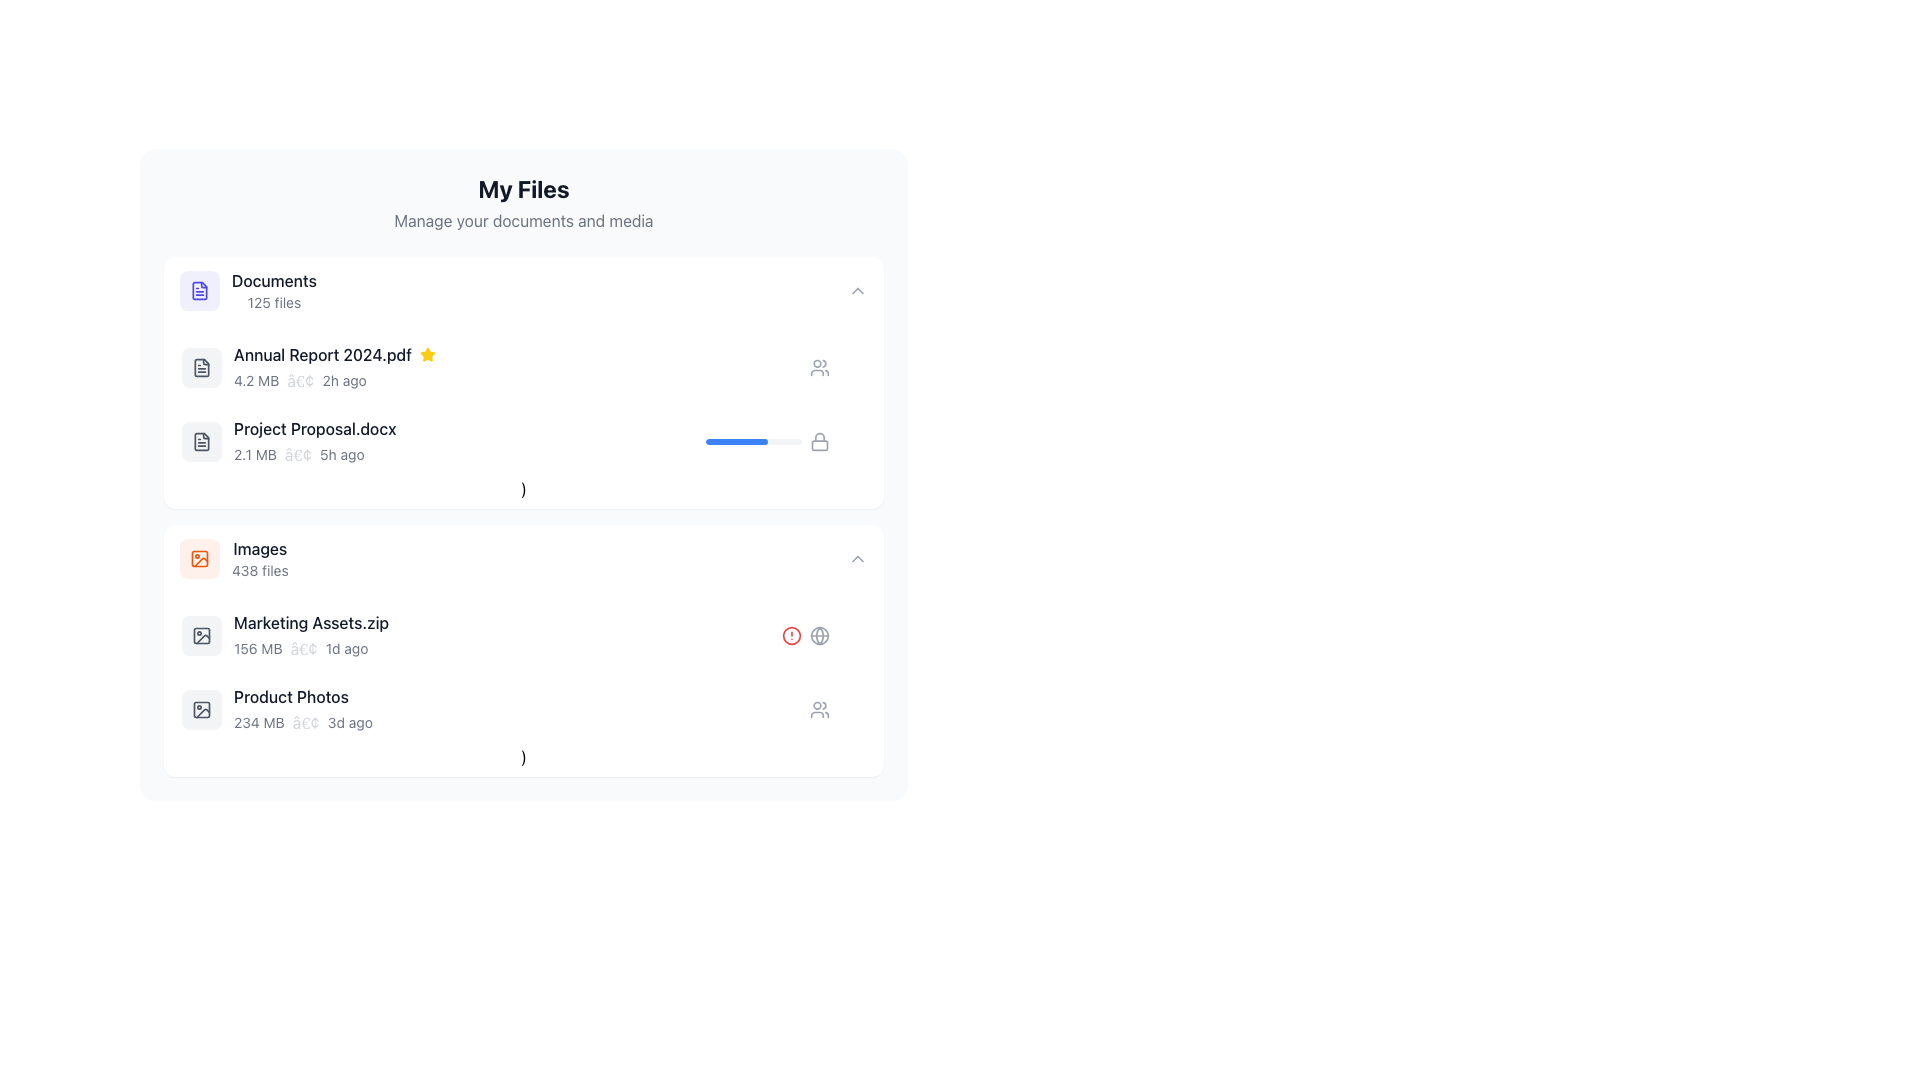  What do you see at coordinates (495, 367) in the screenshot?
I see `the 'Annual Report 2024.pdf' file entry` at bounding box center [495, 367].